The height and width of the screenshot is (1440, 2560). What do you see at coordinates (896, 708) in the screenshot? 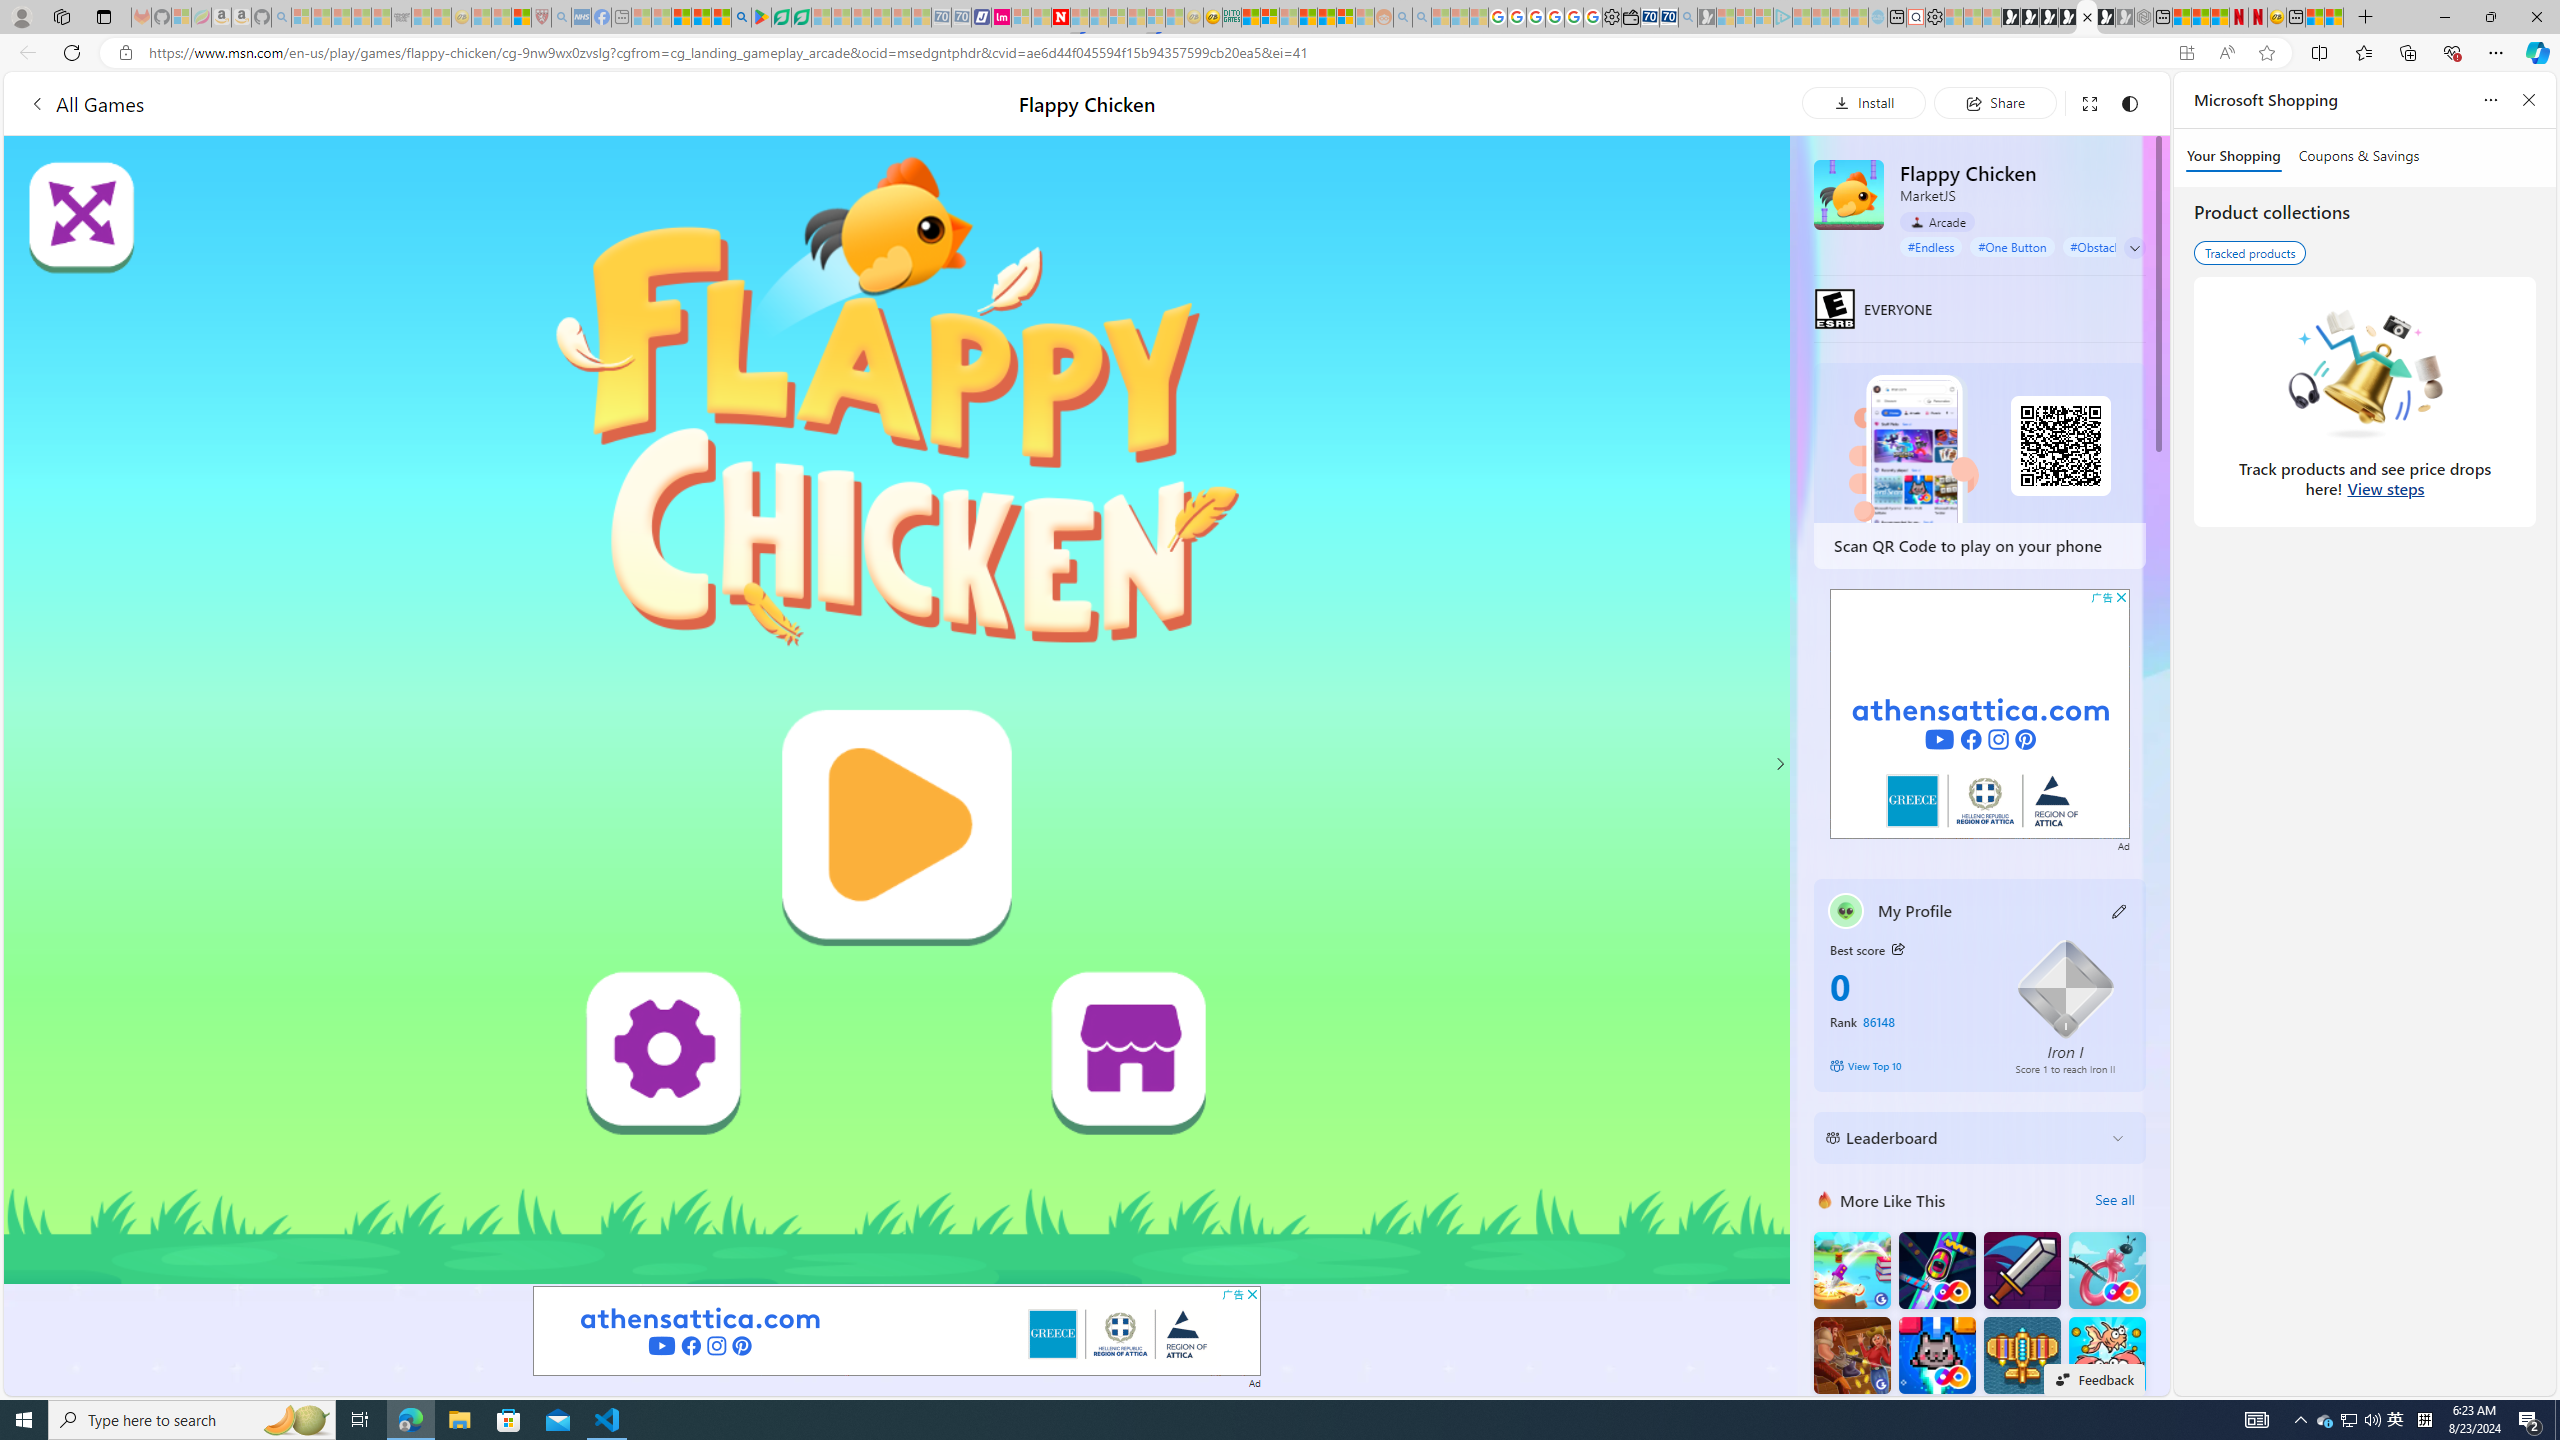
I see `'AutomationID: canvas'` at bounding box center [896, 708].